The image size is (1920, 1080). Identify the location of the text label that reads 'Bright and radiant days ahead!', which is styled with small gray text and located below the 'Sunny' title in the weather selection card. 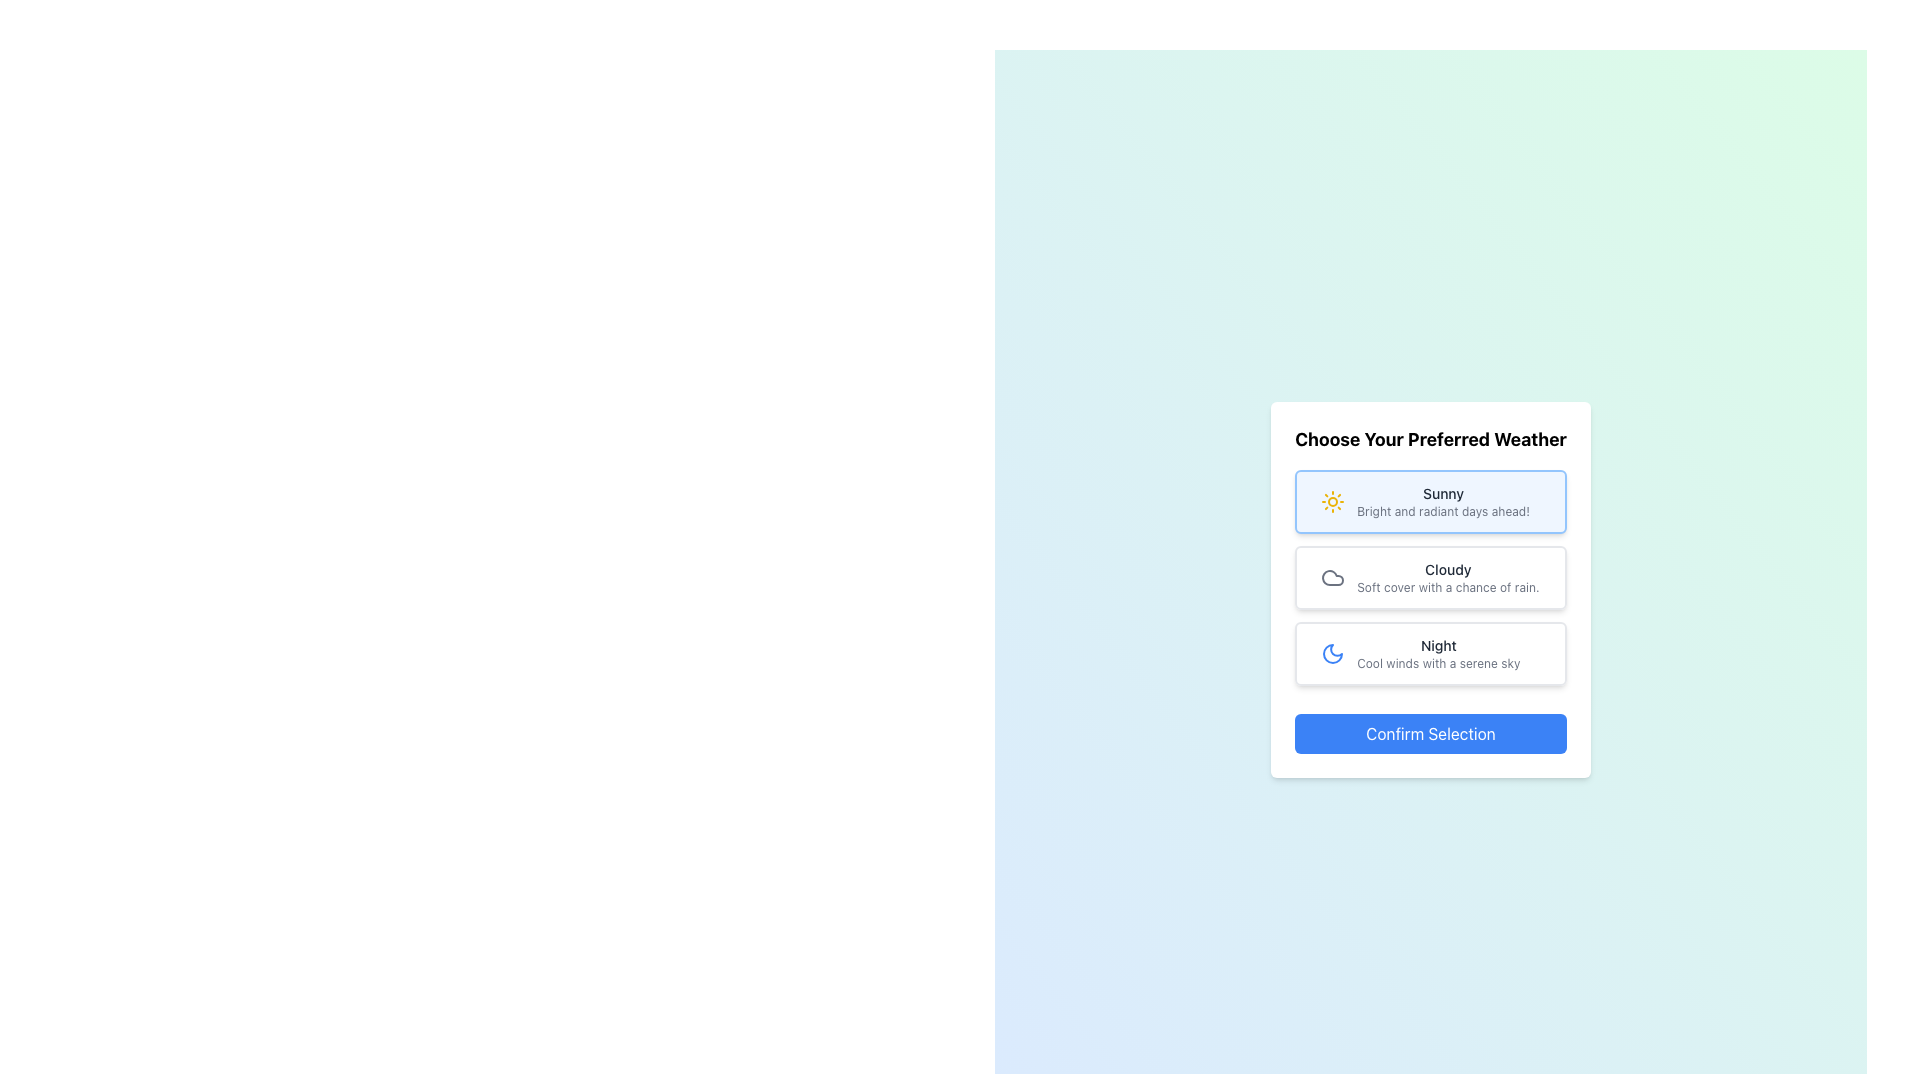
(1443, 511).